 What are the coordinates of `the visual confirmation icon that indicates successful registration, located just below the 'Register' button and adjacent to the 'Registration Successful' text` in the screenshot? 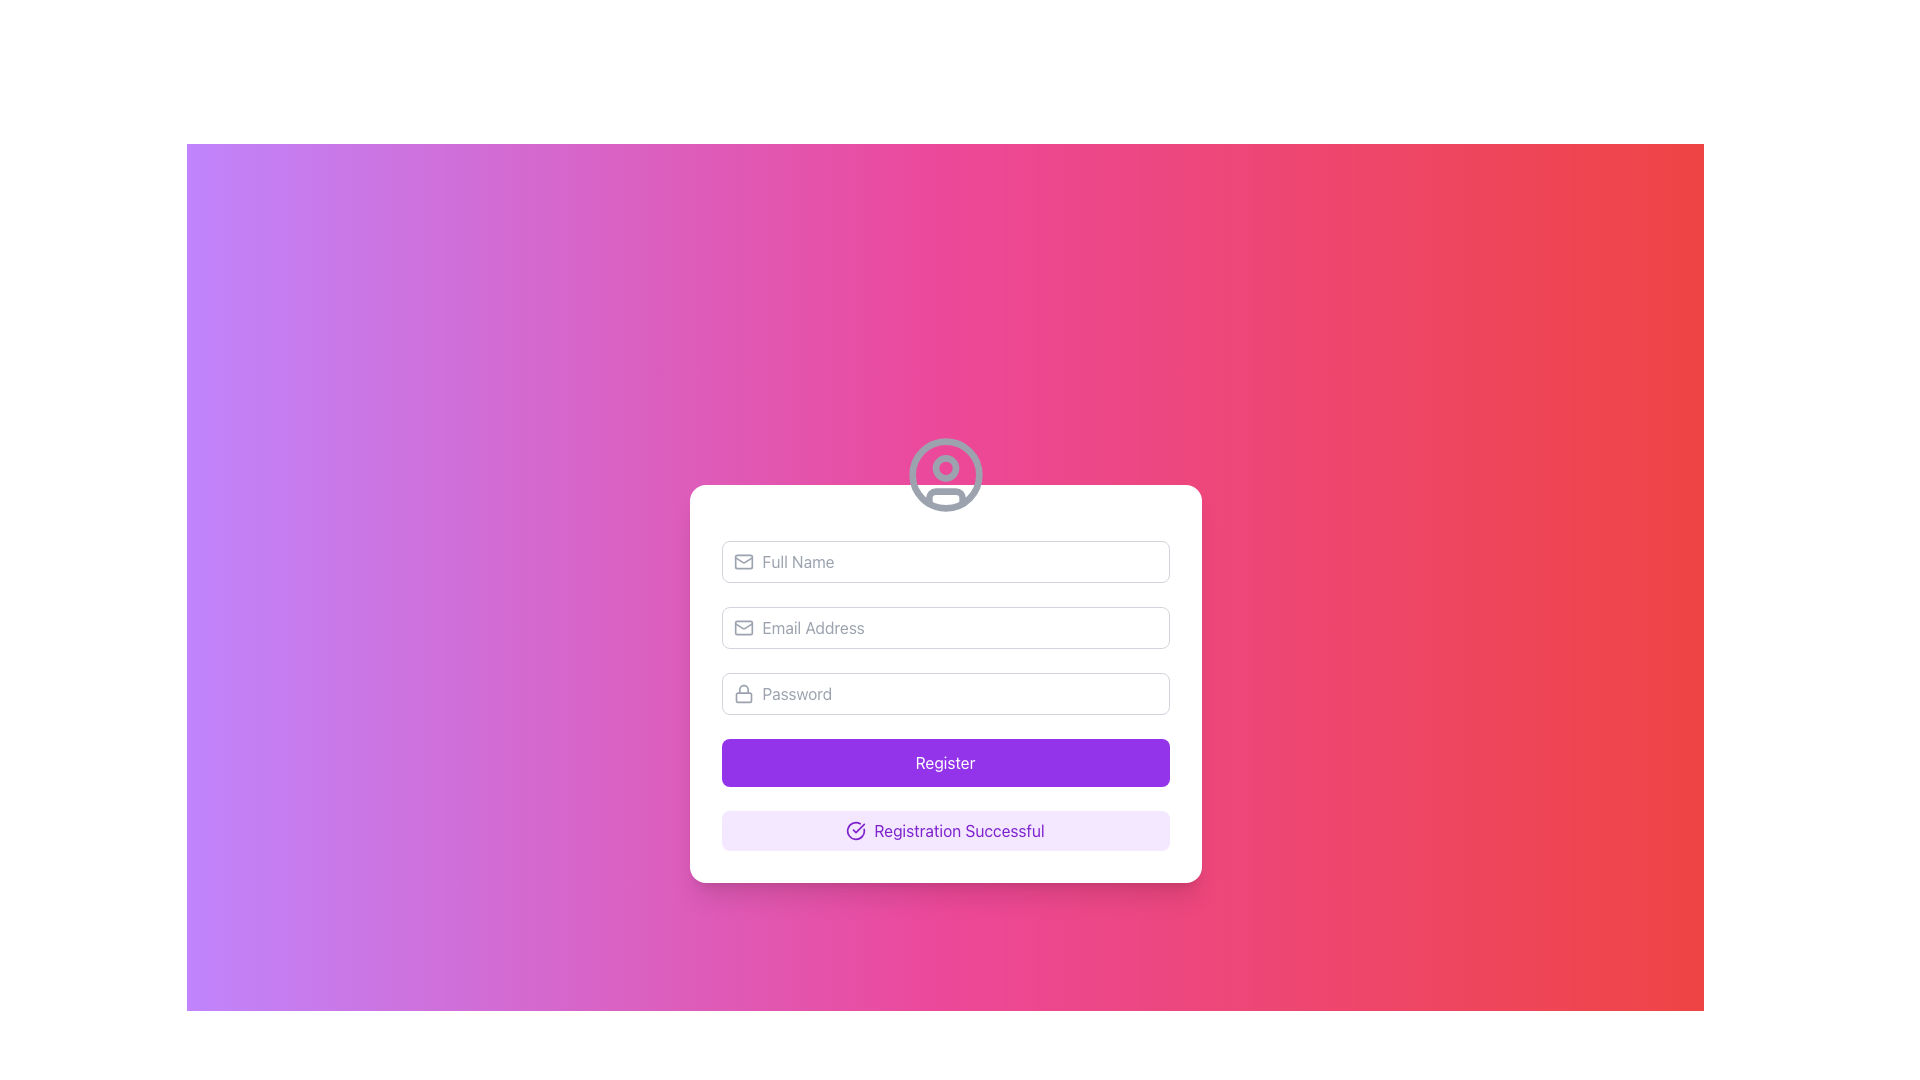 It's located at (856, 830).